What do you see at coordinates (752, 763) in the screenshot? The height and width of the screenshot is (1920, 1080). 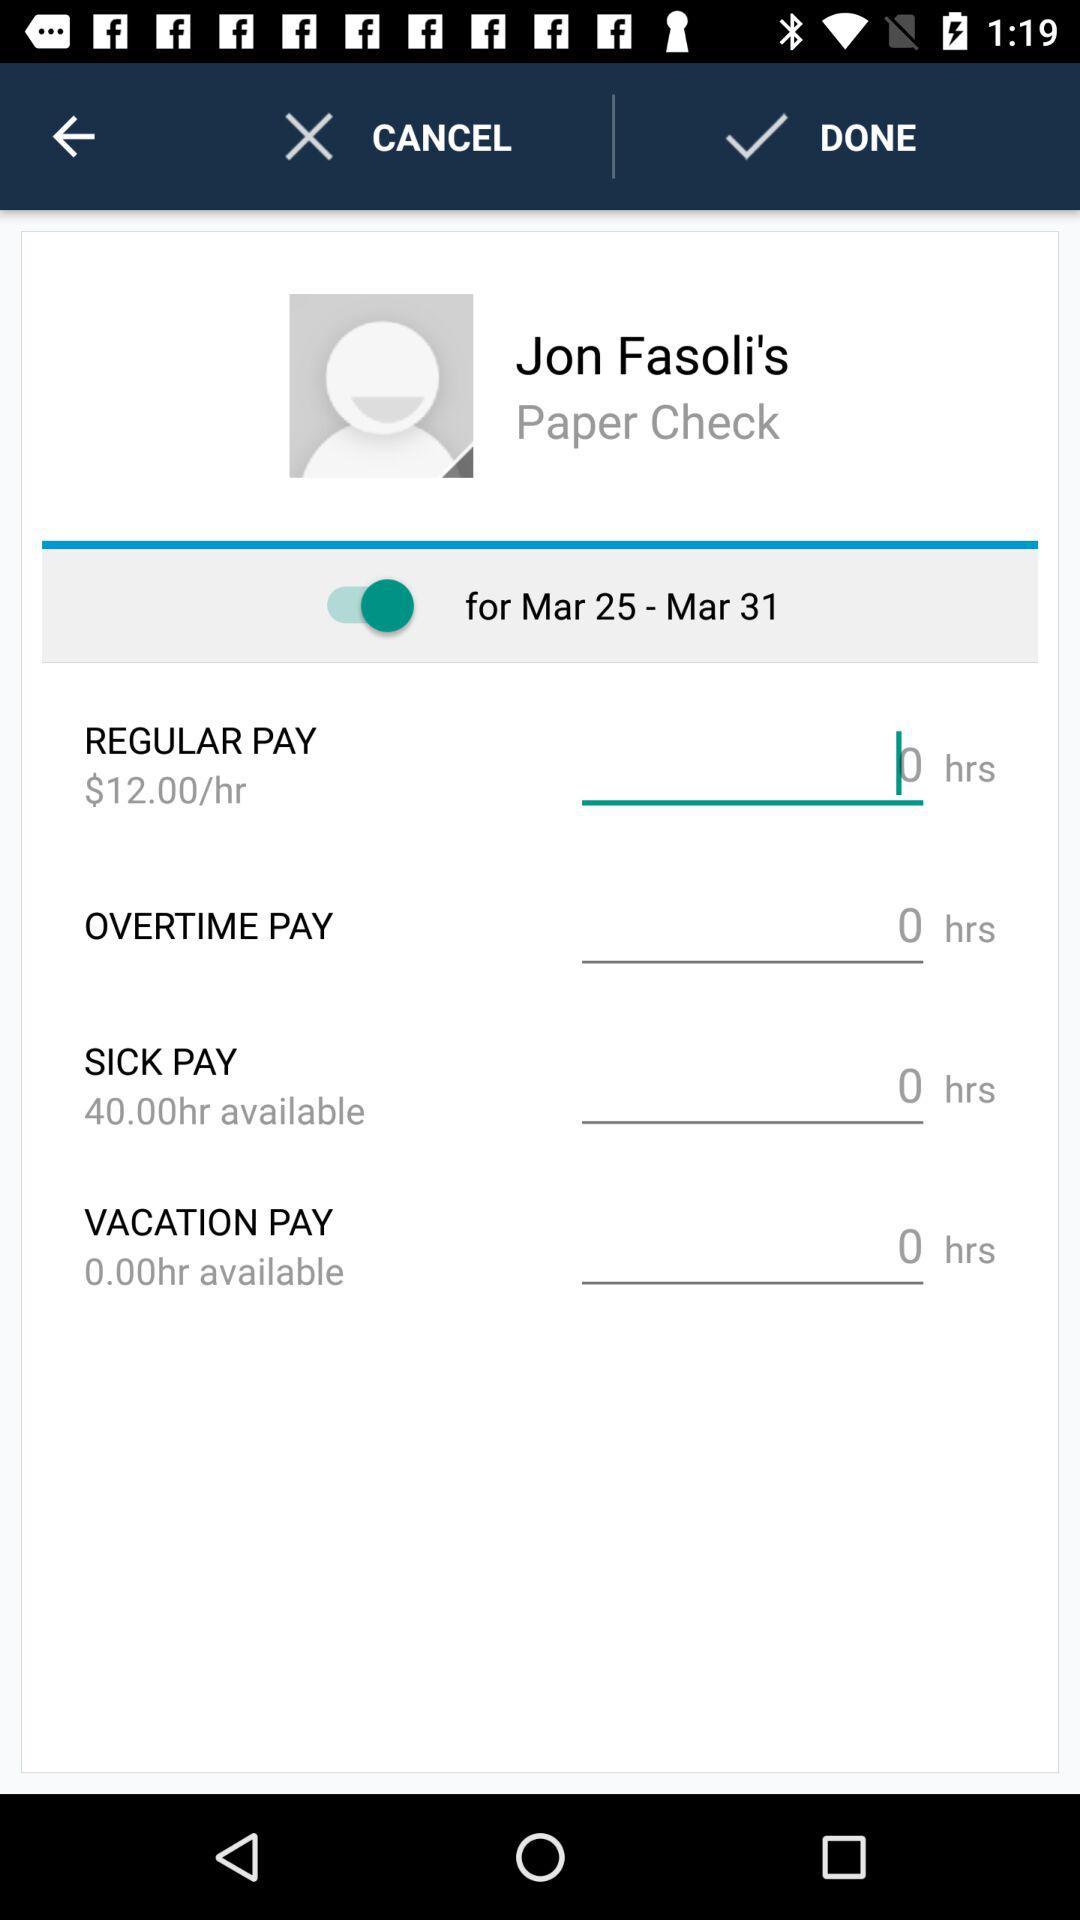 I see `input text` at bounding box center [752, 763].